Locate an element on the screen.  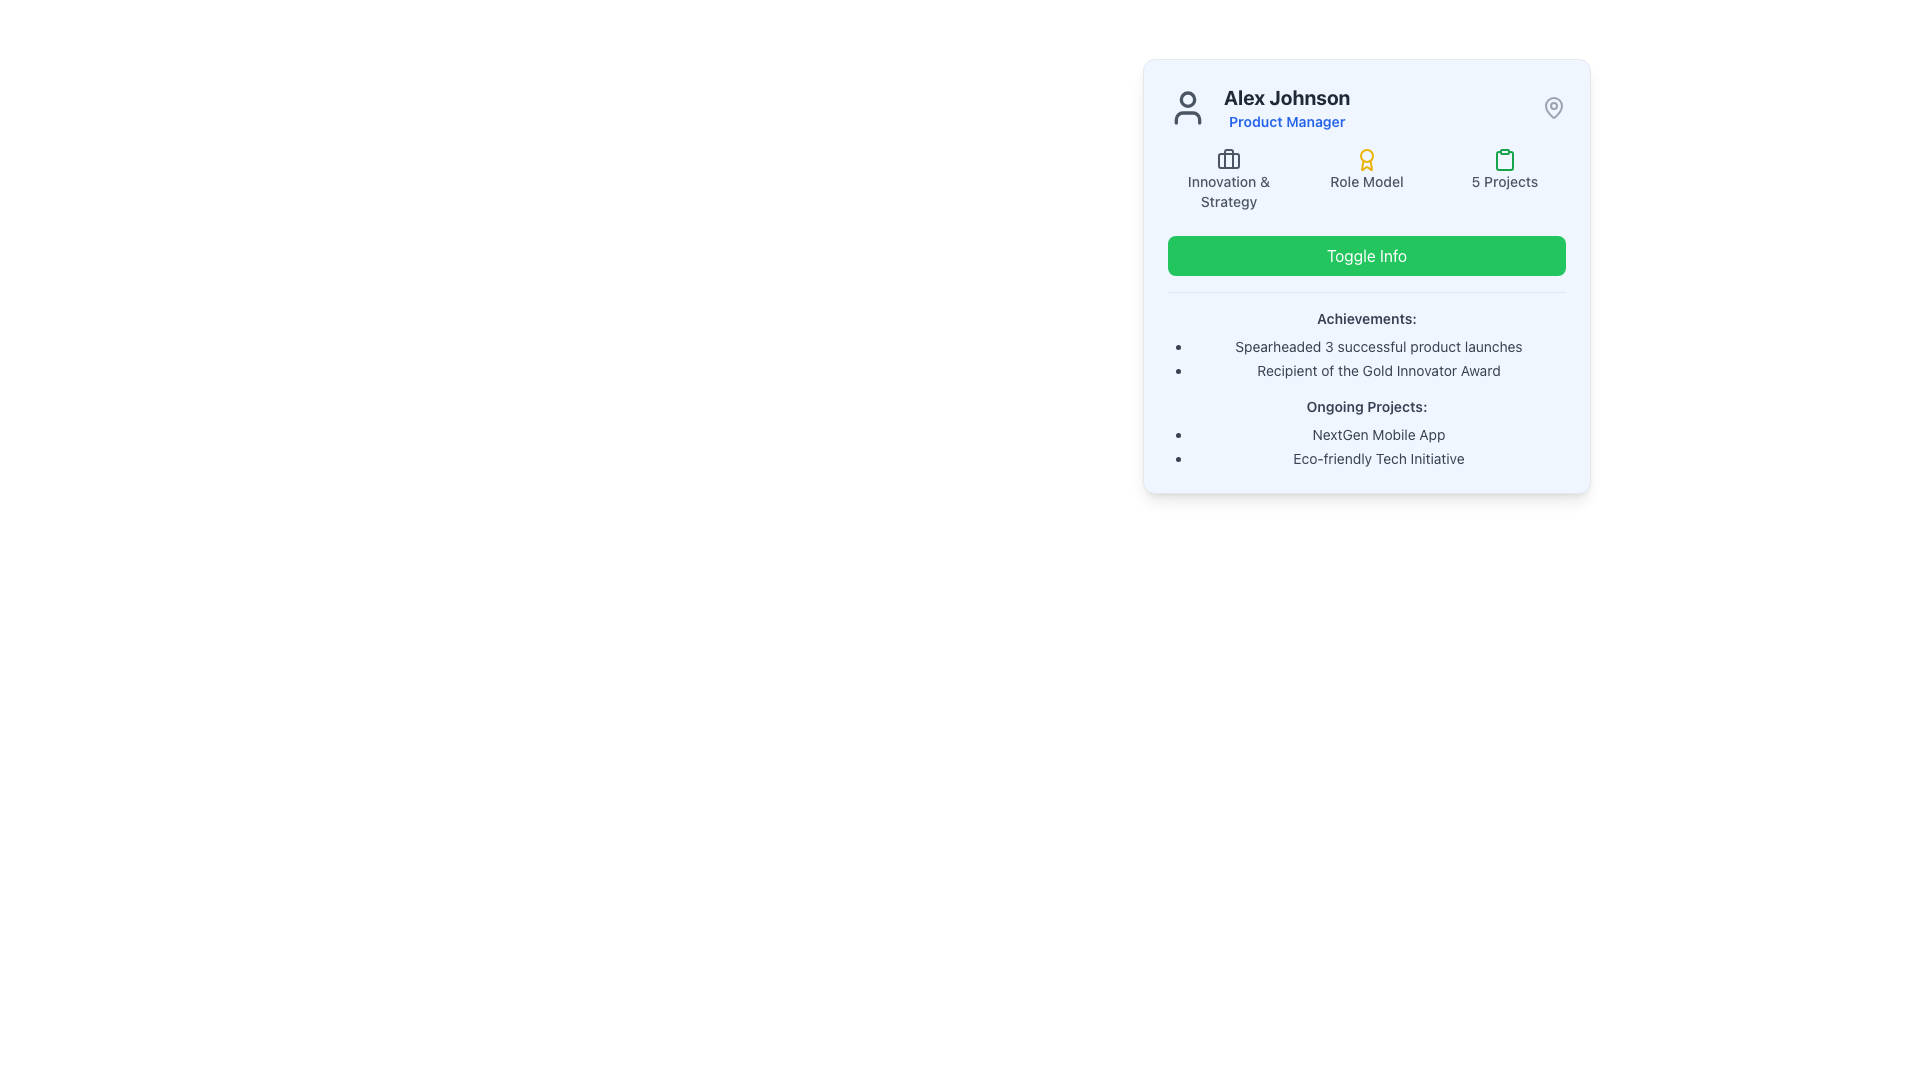
the bold text label displaying 'Ongoing Projects:' which is positioned below the 'Achievements:' heading in the professional achievements section is located at coordinates (1366, 406).